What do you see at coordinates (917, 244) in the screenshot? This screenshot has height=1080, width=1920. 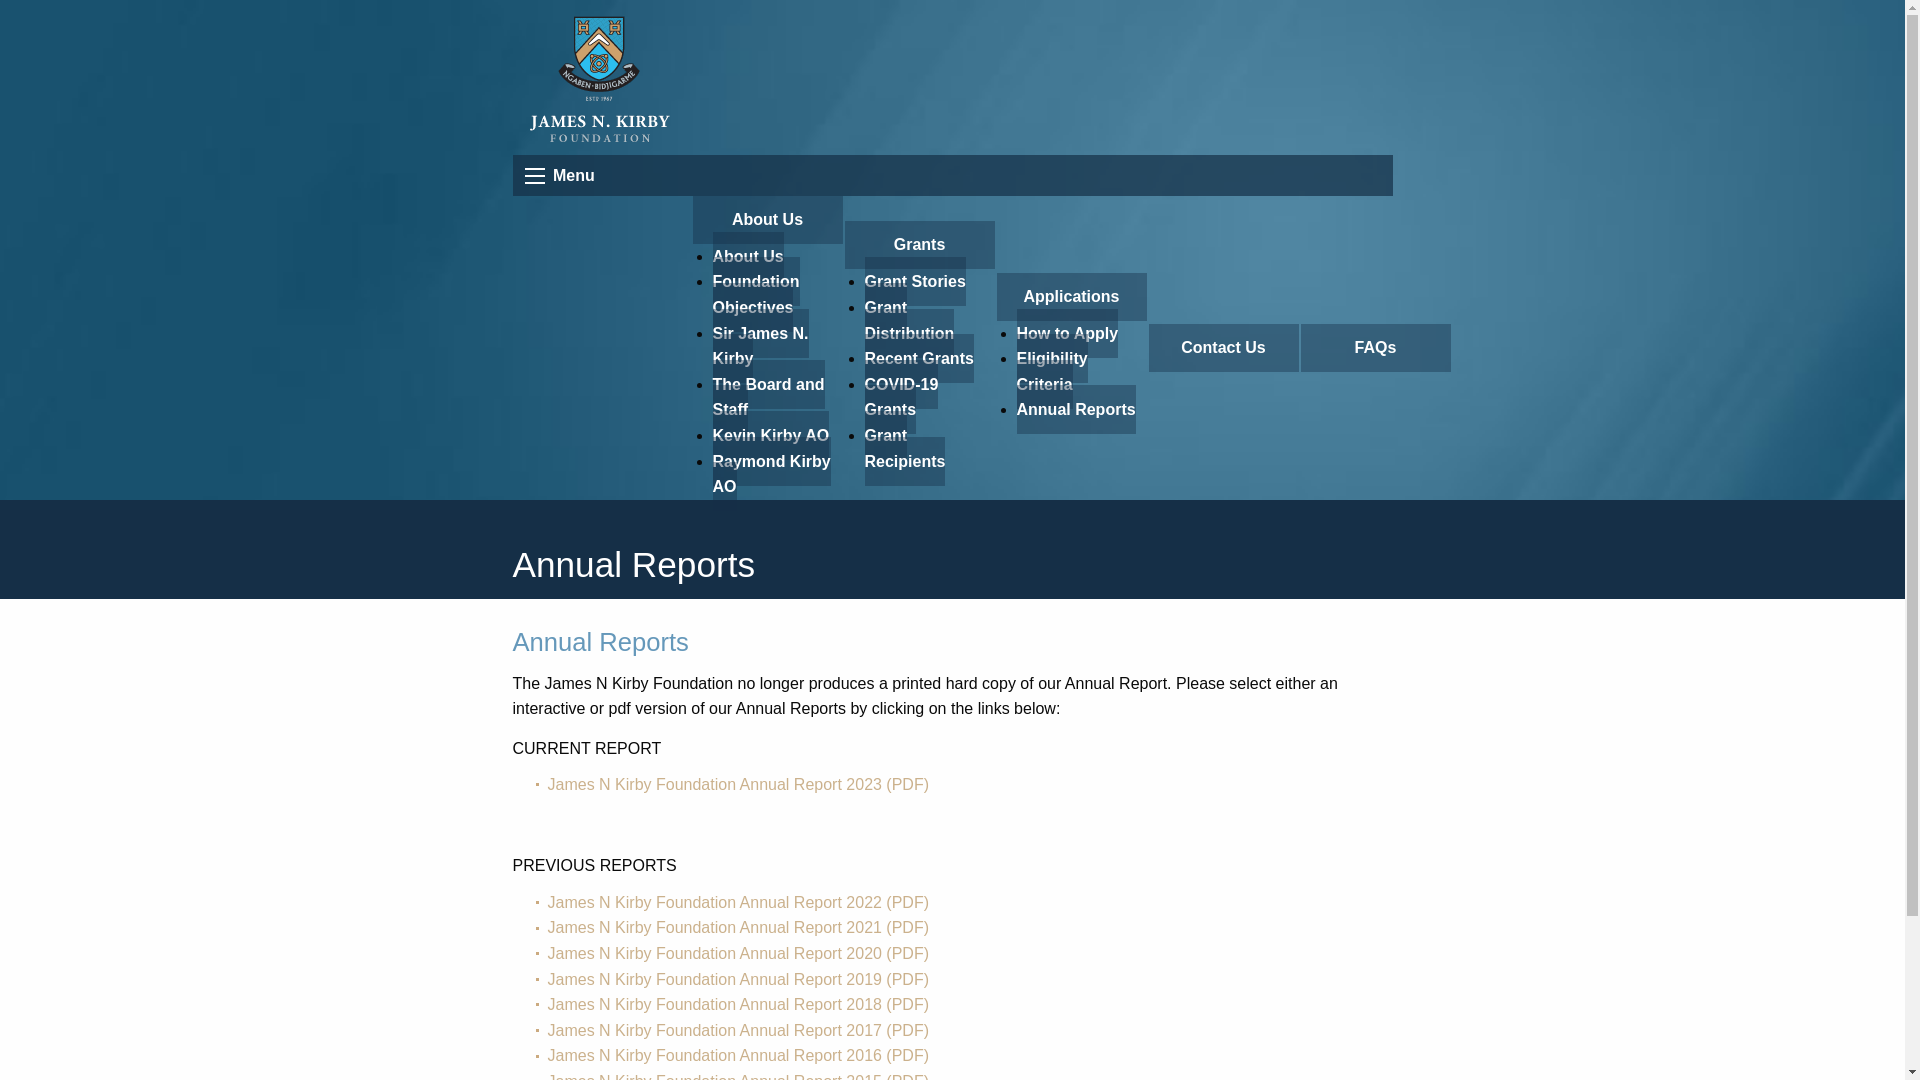 I see `'Grants'` at bounding box center [917, 244].